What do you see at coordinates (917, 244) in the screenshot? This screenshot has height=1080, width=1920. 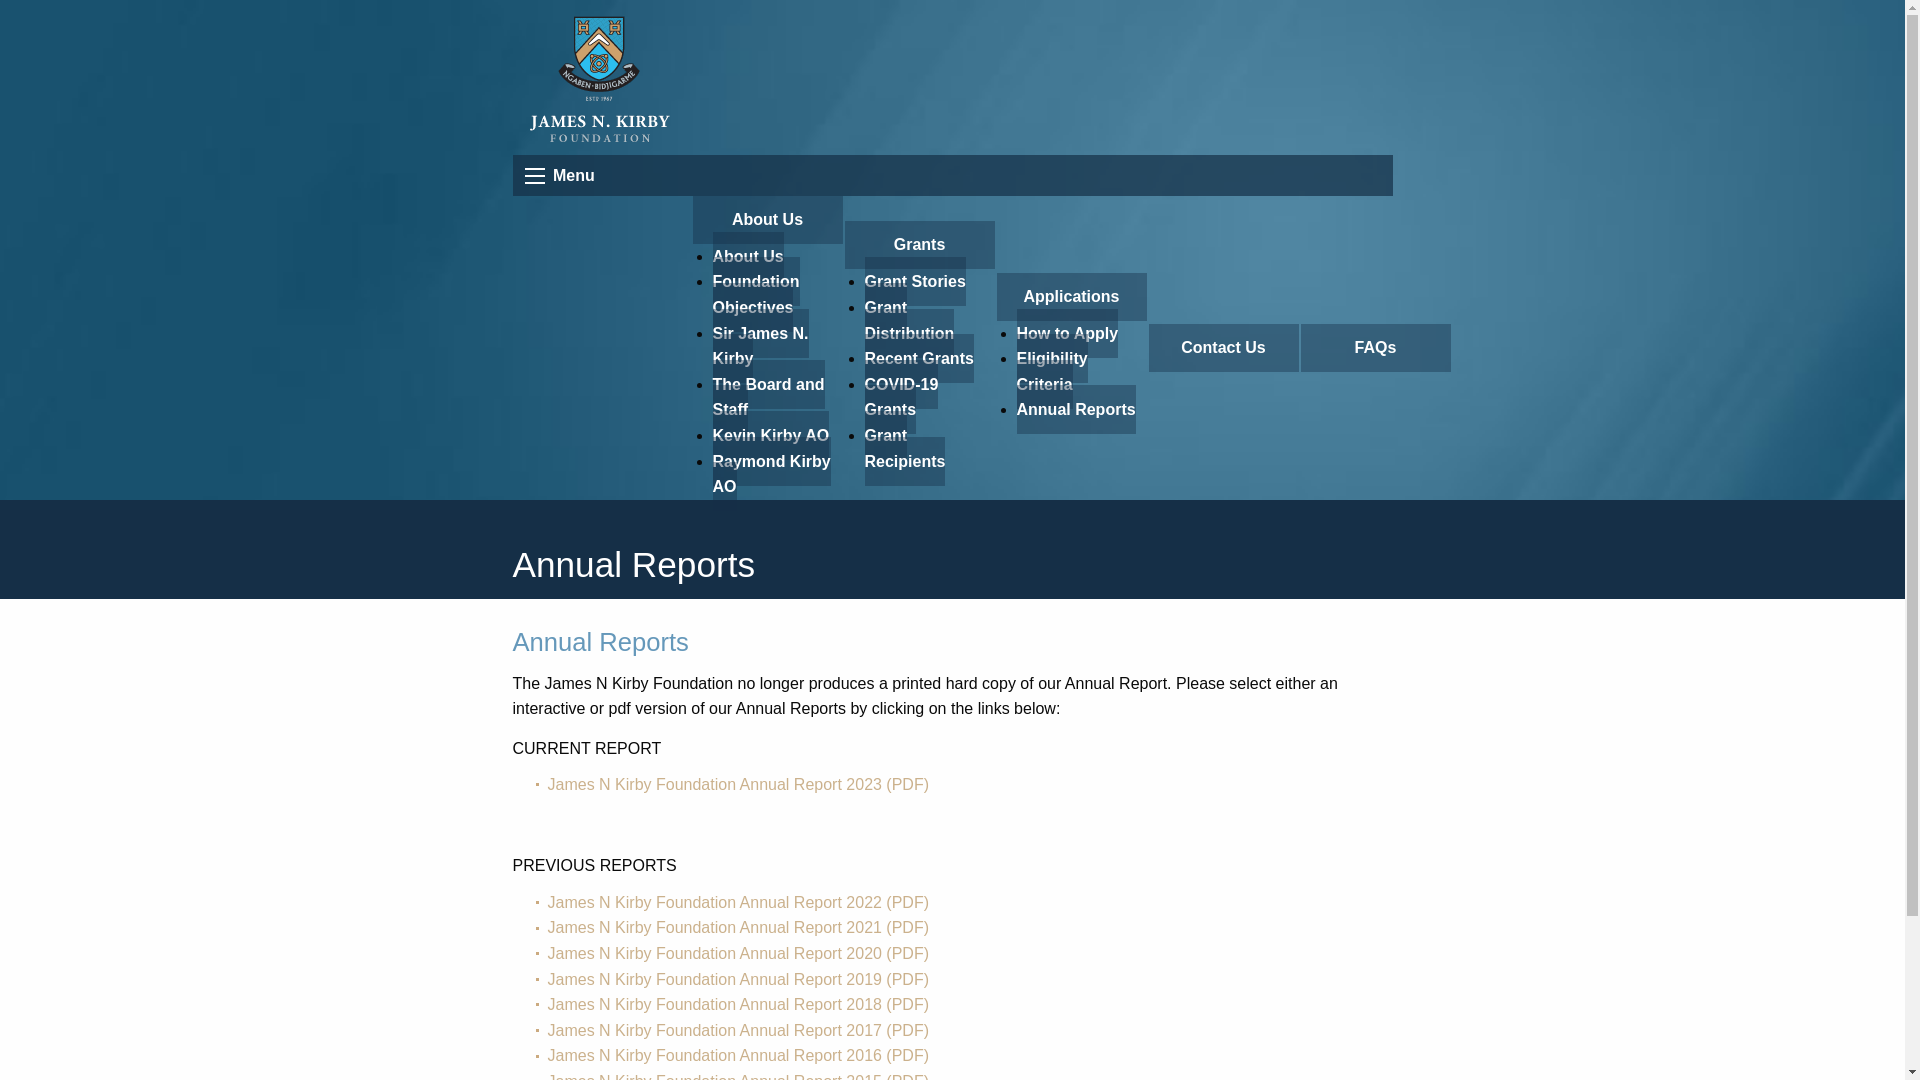 I see `'Grants'` at bounding box center [917, 244].